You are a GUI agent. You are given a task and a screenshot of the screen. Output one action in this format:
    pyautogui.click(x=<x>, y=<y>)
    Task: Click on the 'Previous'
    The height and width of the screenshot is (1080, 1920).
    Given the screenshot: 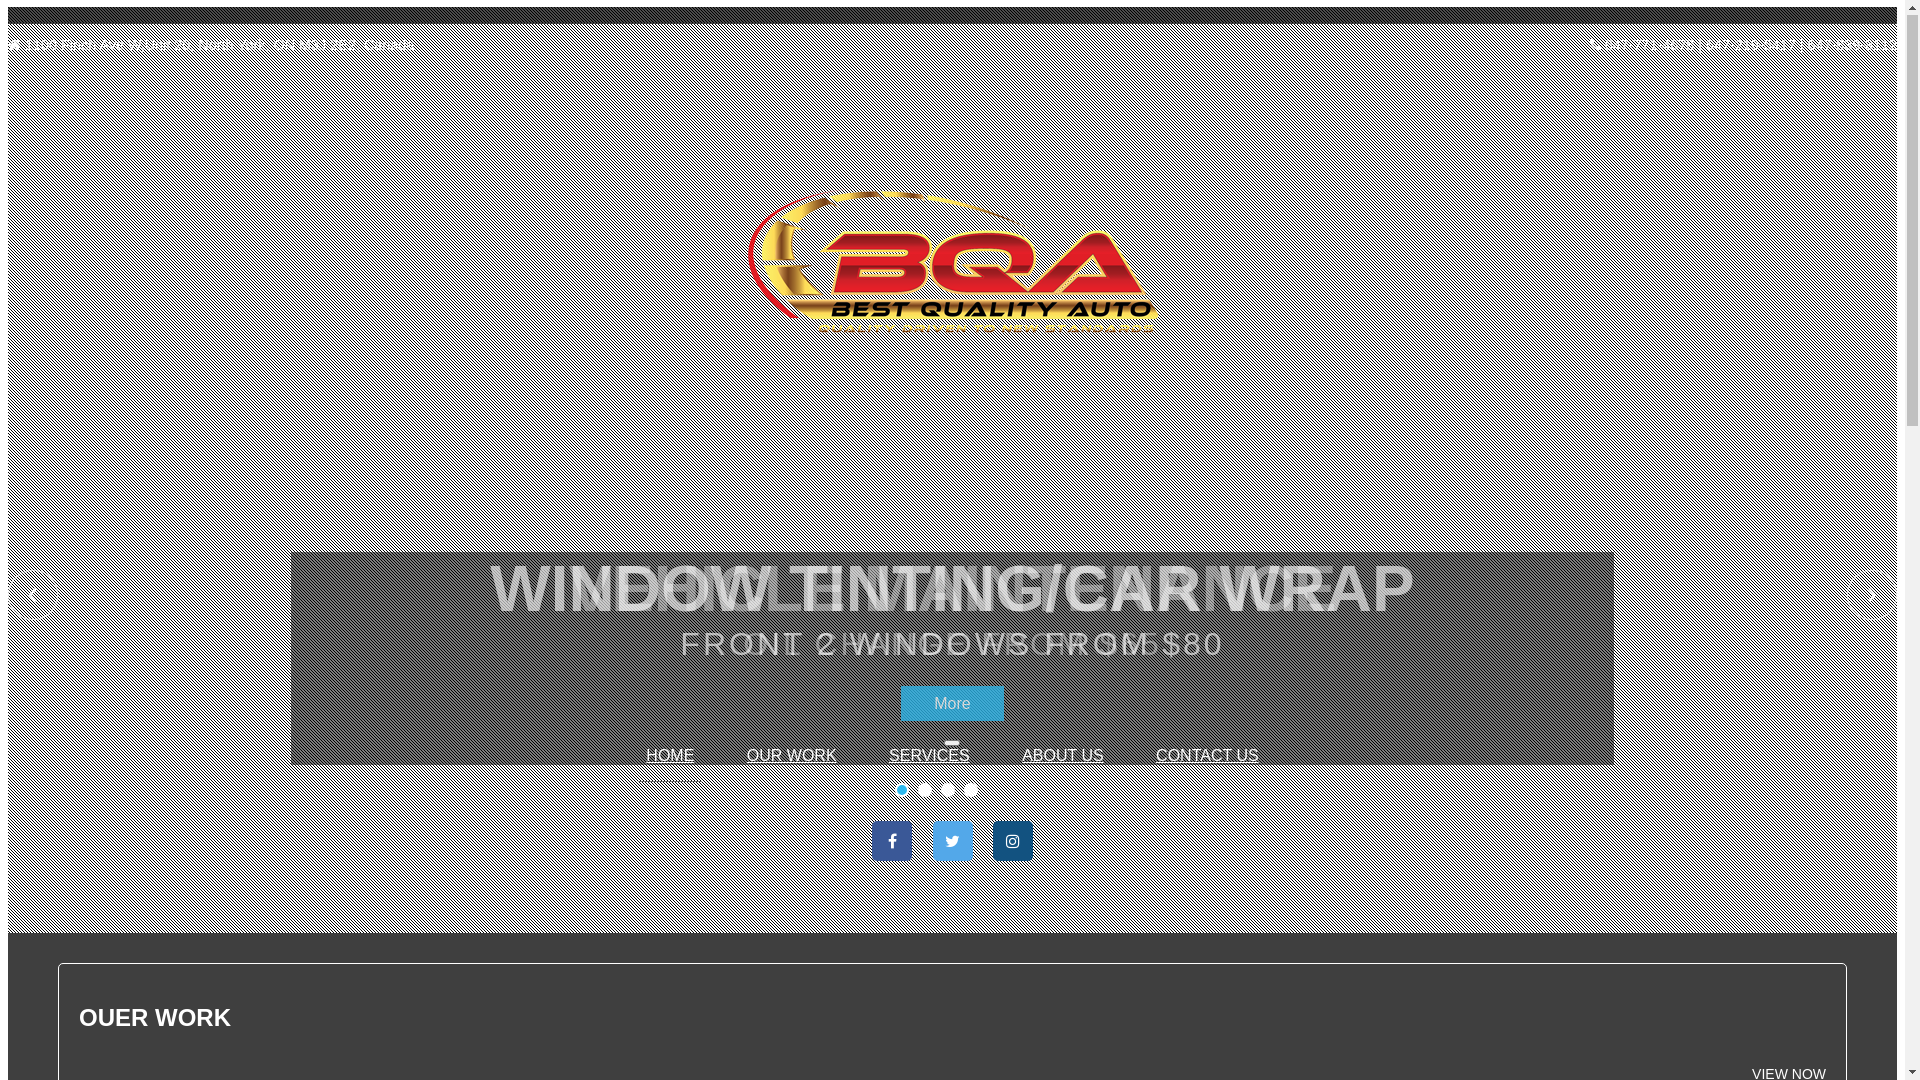 What is the action you would take?
    pyautogui.click(x=33, y=595)
    